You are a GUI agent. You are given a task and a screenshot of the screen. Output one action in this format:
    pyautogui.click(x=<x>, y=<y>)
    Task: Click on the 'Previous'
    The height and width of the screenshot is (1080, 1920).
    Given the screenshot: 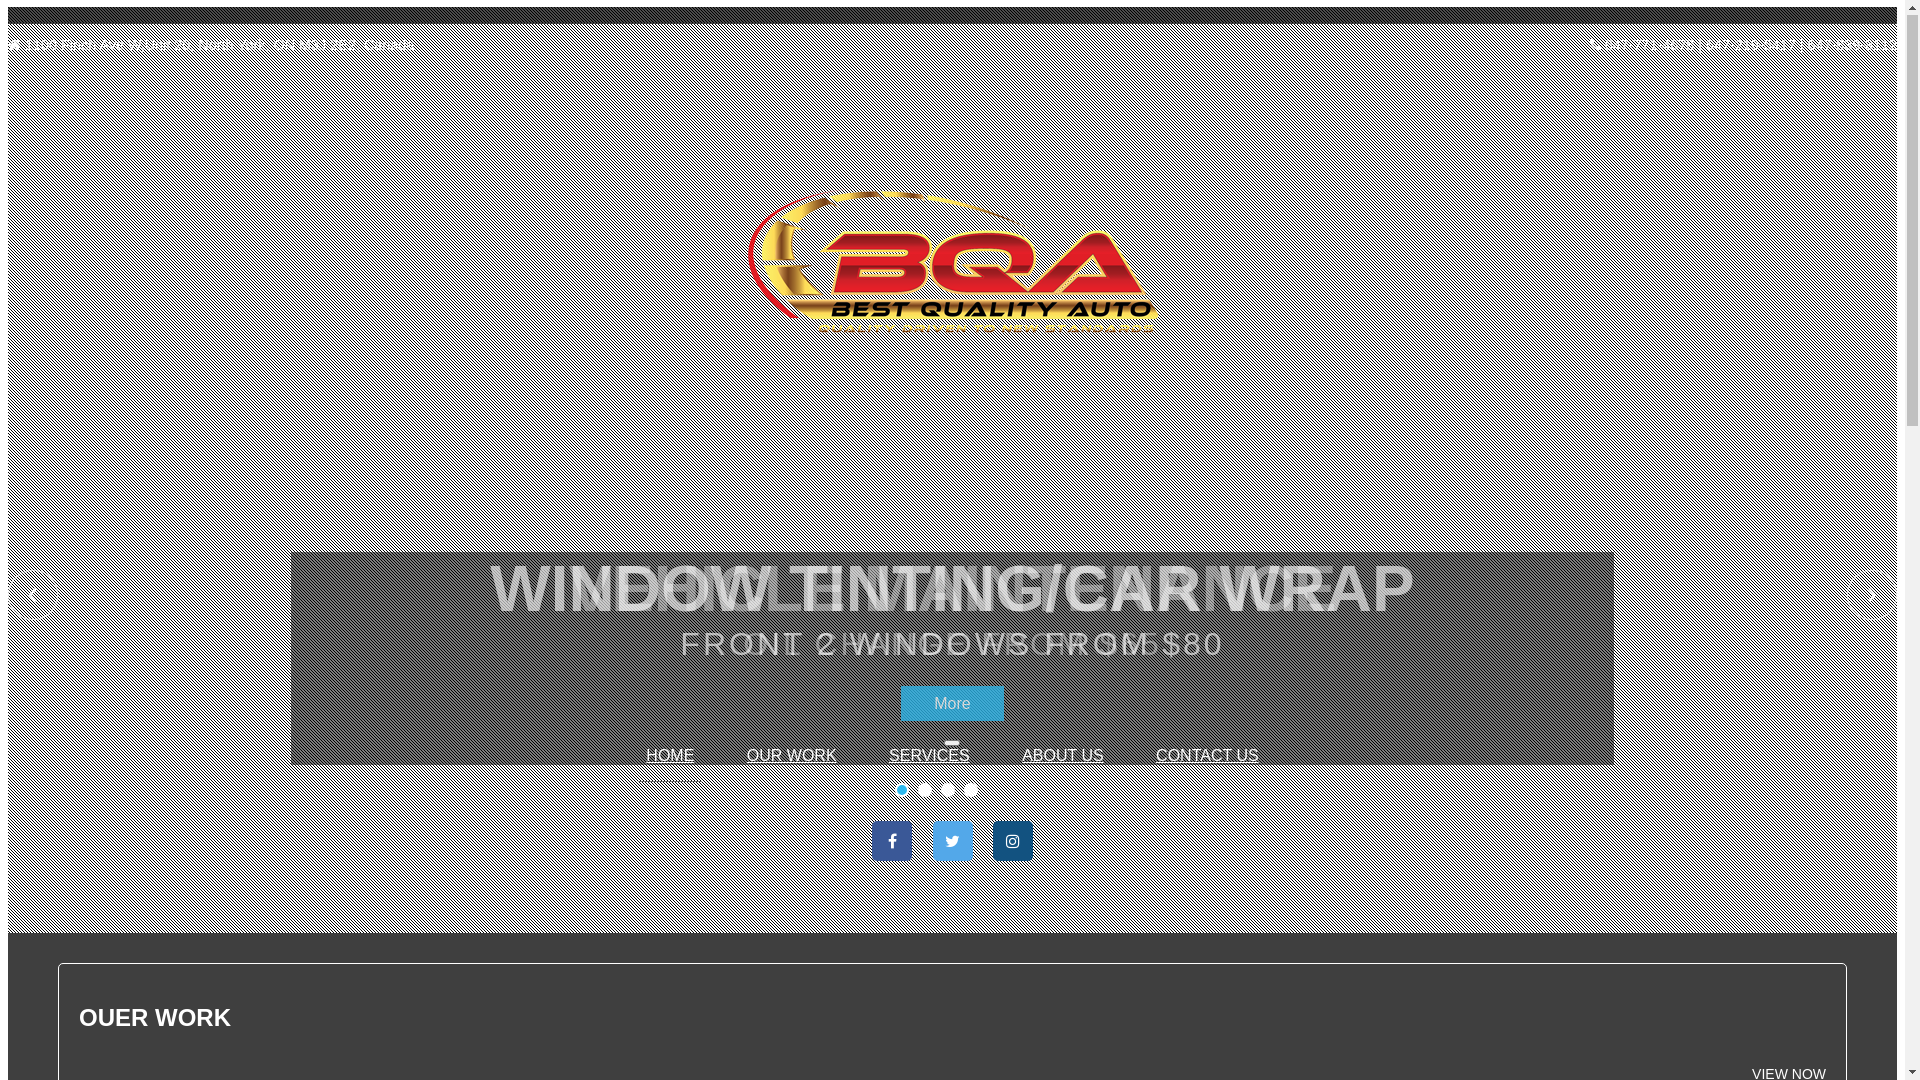 What is the action you would take?
    pyautogui.click(x=33, y=595)
    